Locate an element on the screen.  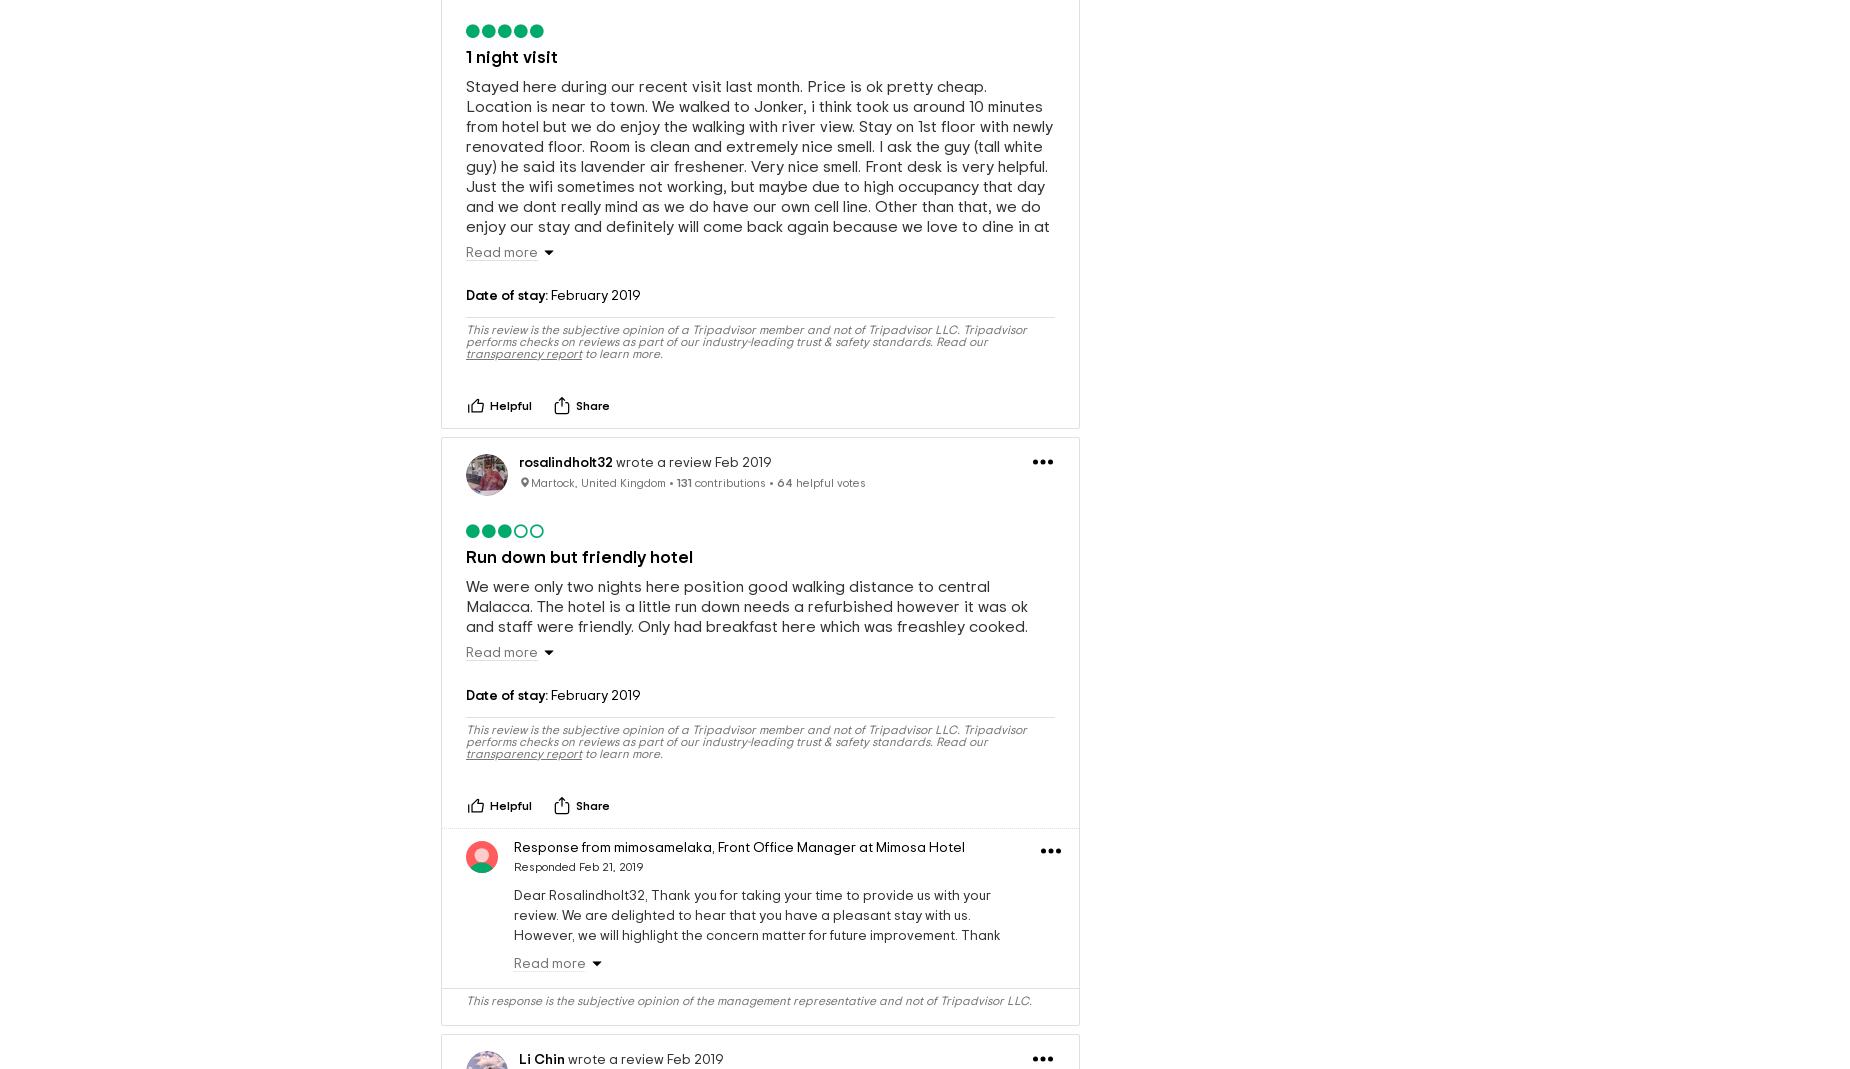
'Feb 21, 2019' is located at coordinates (611, 864).